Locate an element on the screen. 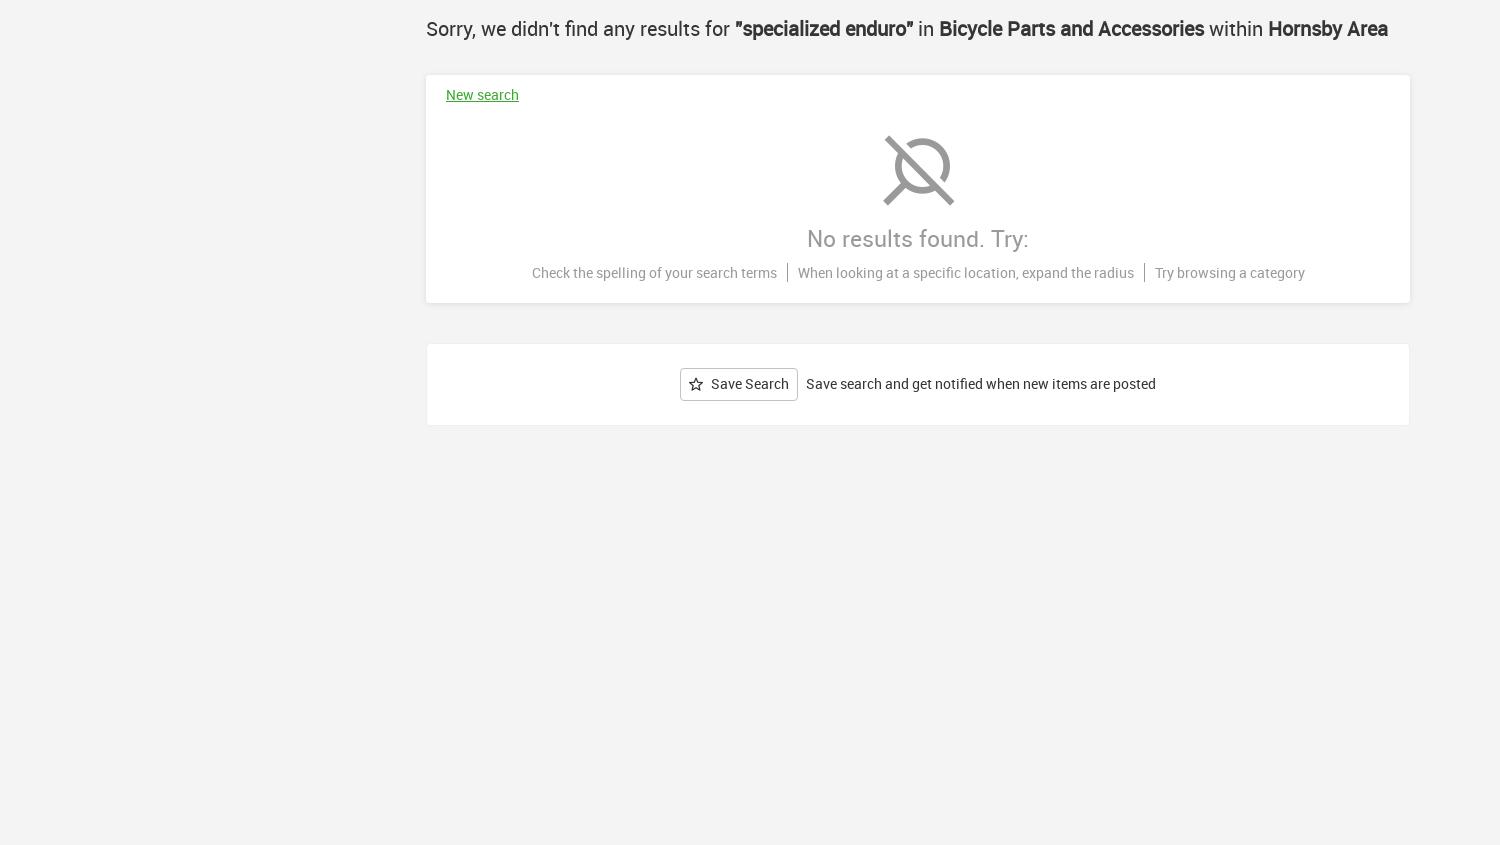  'within' is located at coordinates (1203, 27).